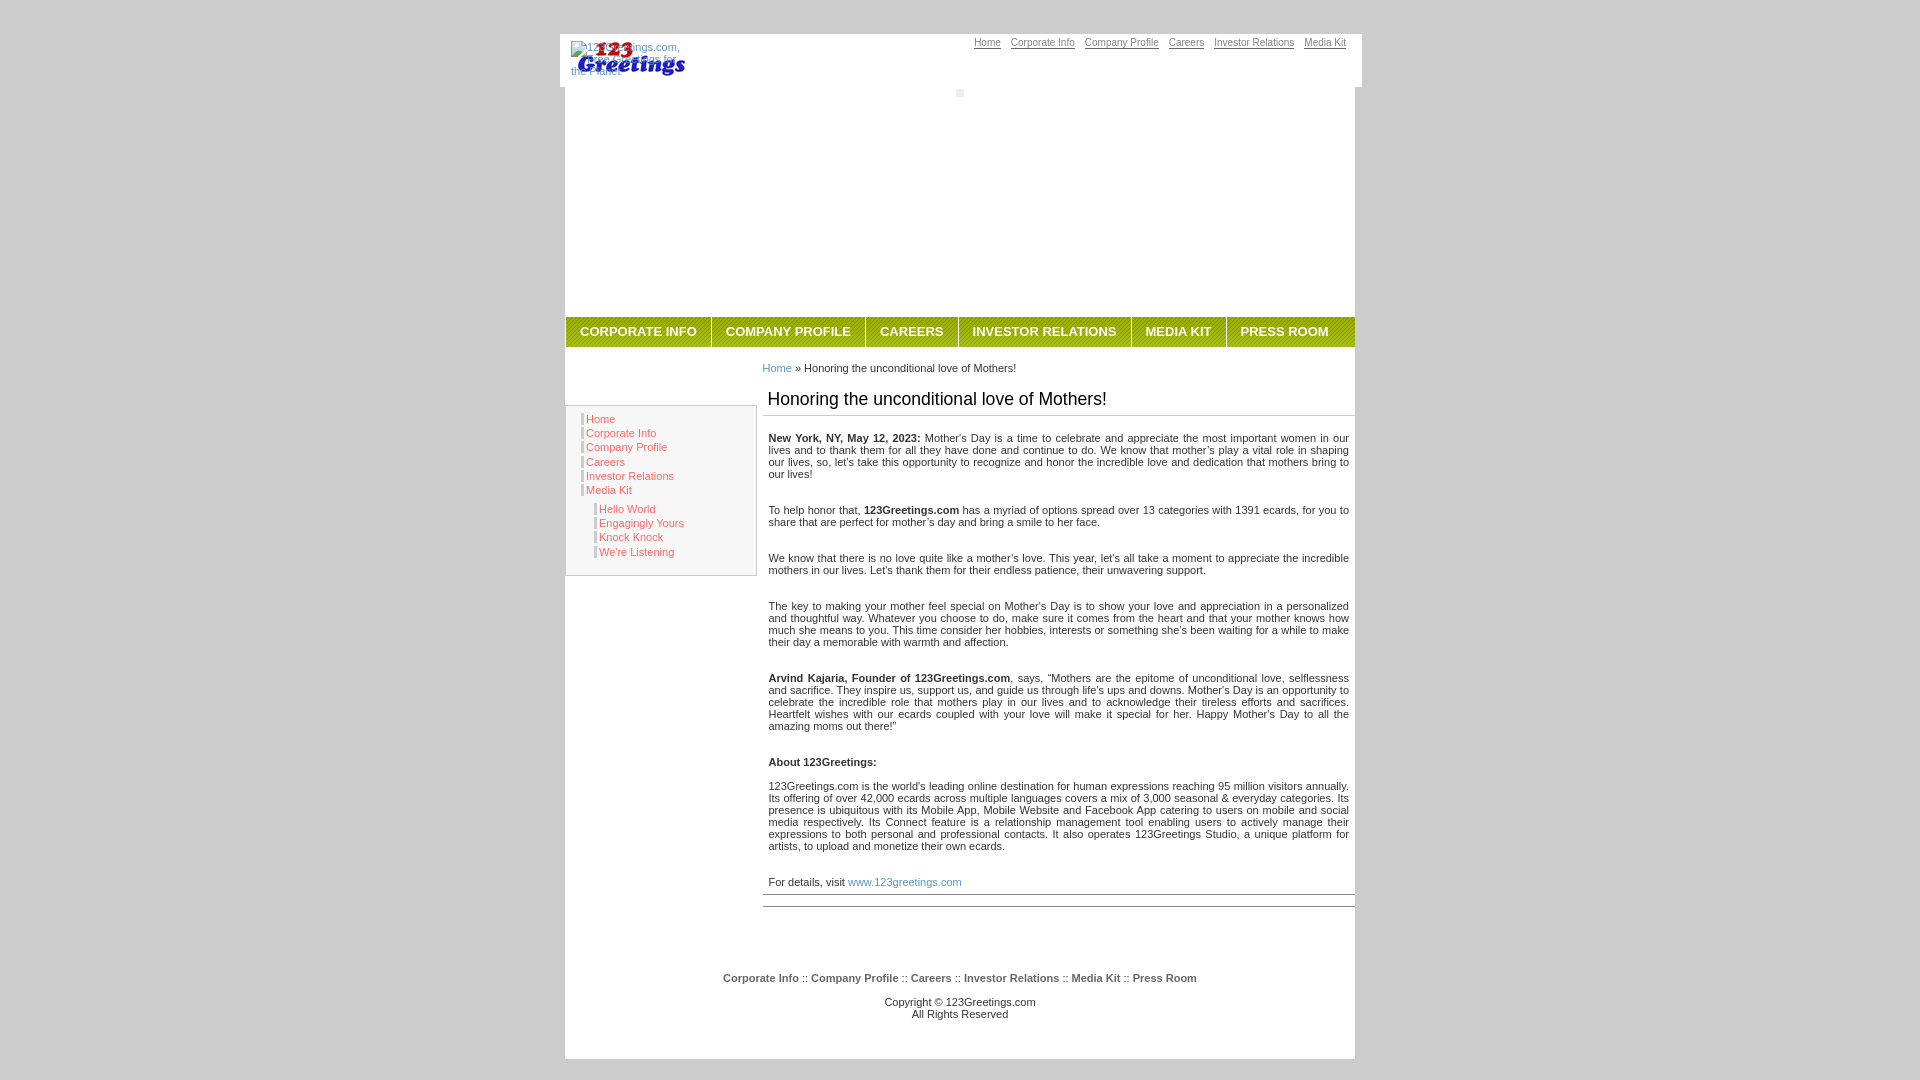 This screenshot has width=1920, height=1080. I want to click on 'Home', so click(987, 42).